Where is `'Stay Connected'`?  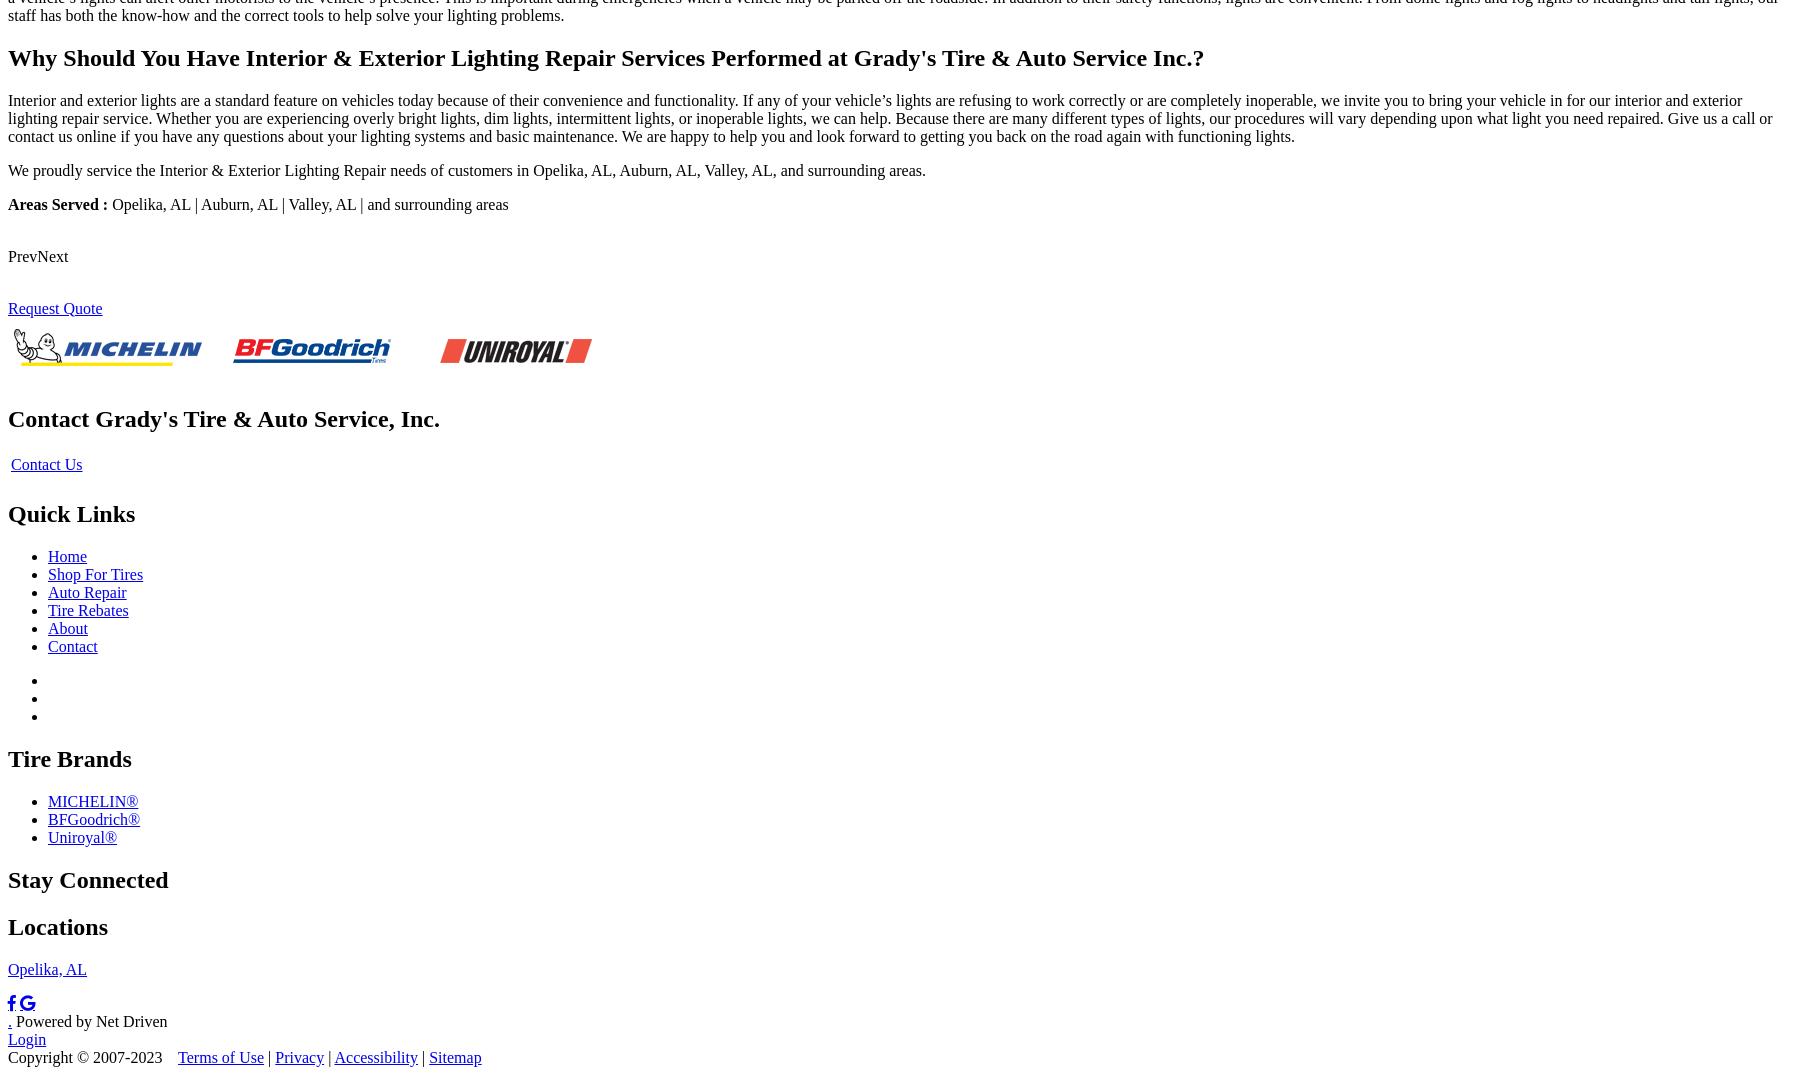
'Stay Connected' is located at coordinates (86, 877).